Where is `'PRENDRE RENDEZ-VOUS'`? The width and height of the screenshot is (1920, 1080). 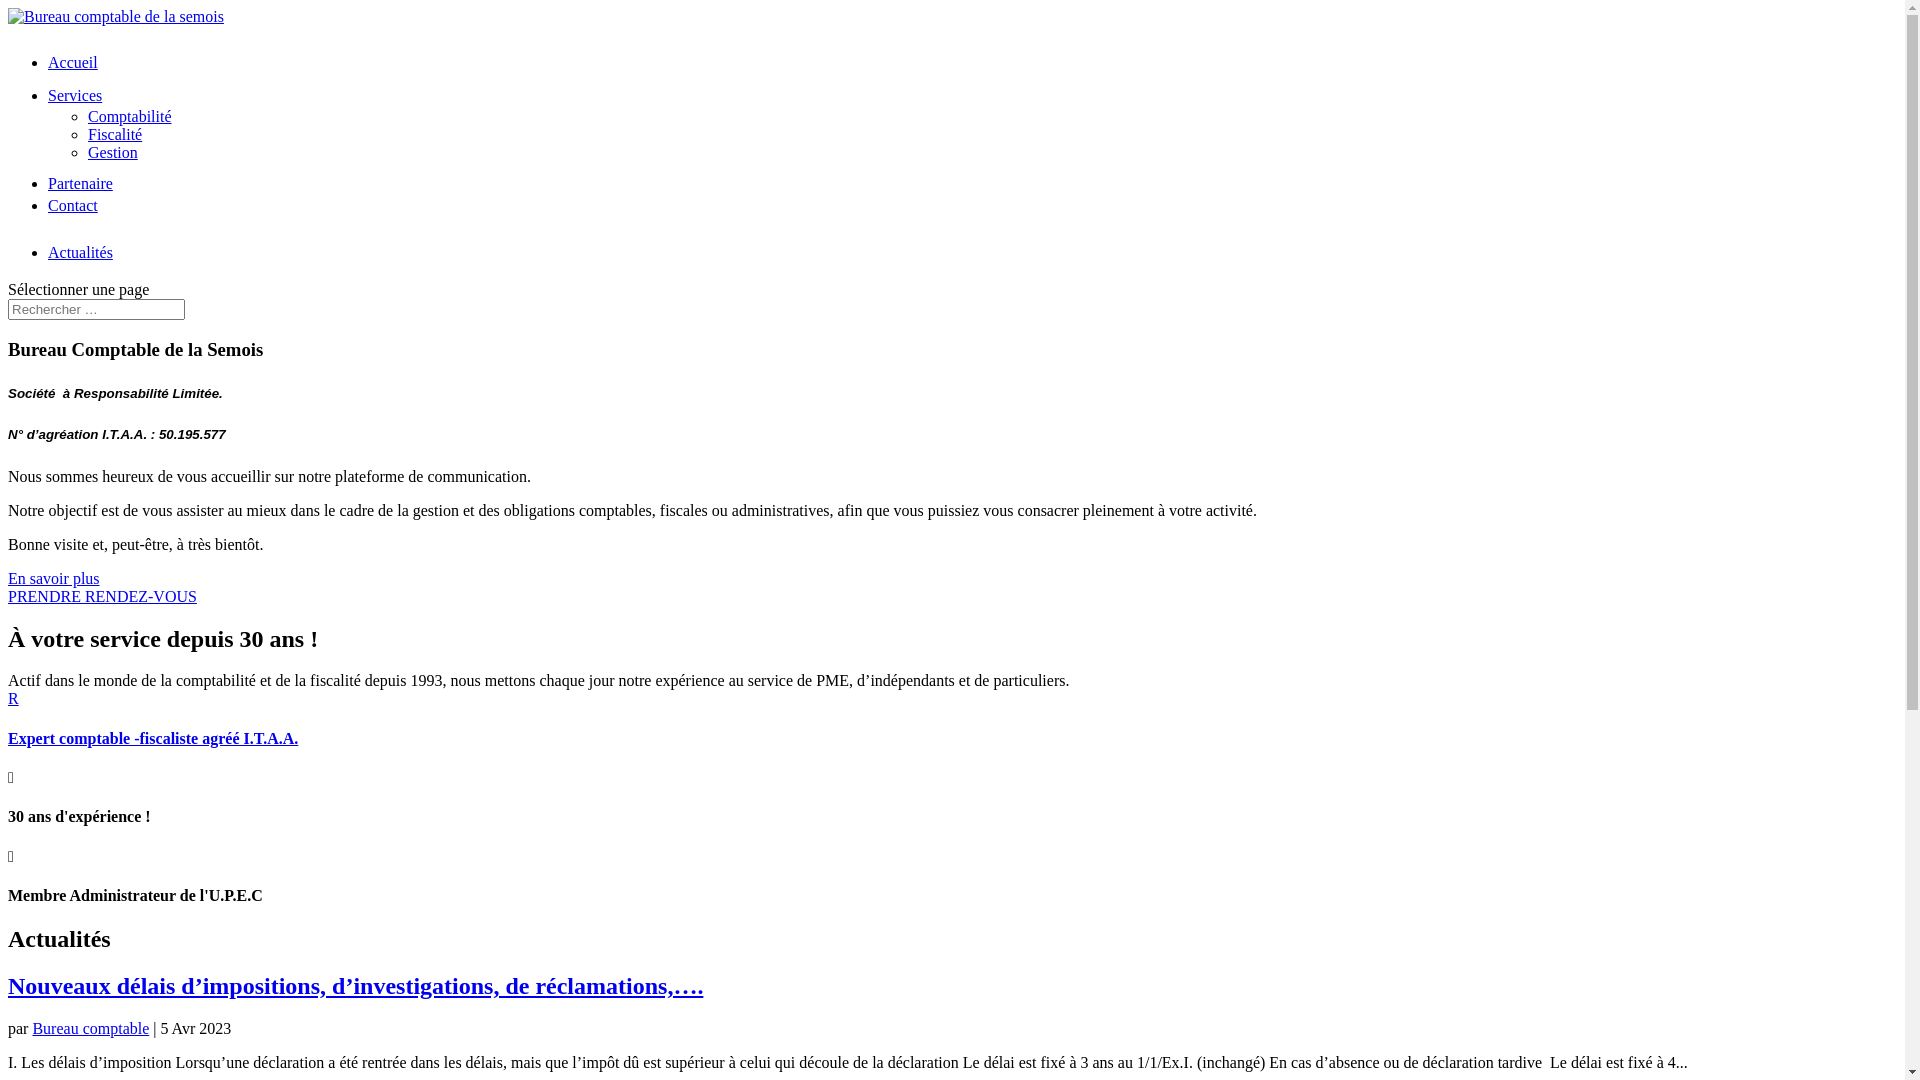 'PRENDRE RENDEZ-VOUS' is located at coordinates (101, 595).